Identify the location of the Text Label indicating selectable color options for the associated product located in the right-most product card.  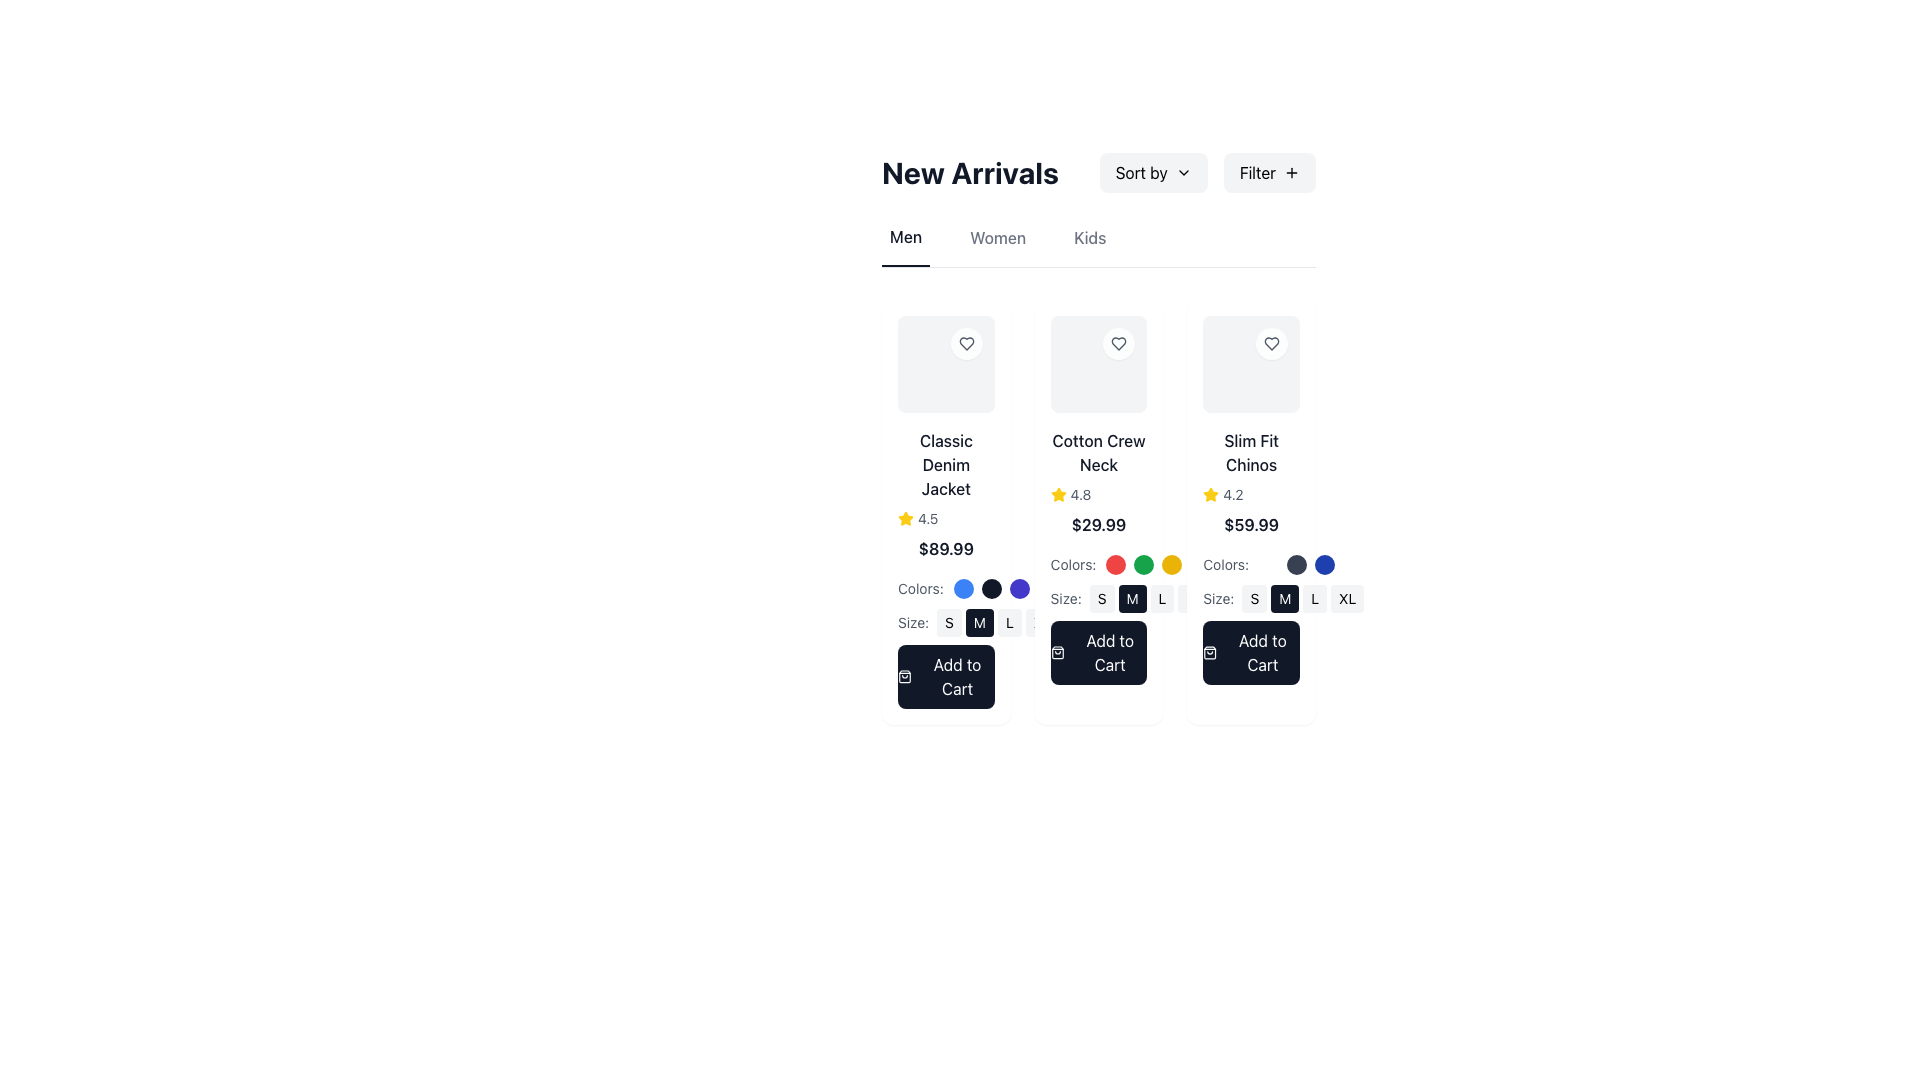
(1225, 564).